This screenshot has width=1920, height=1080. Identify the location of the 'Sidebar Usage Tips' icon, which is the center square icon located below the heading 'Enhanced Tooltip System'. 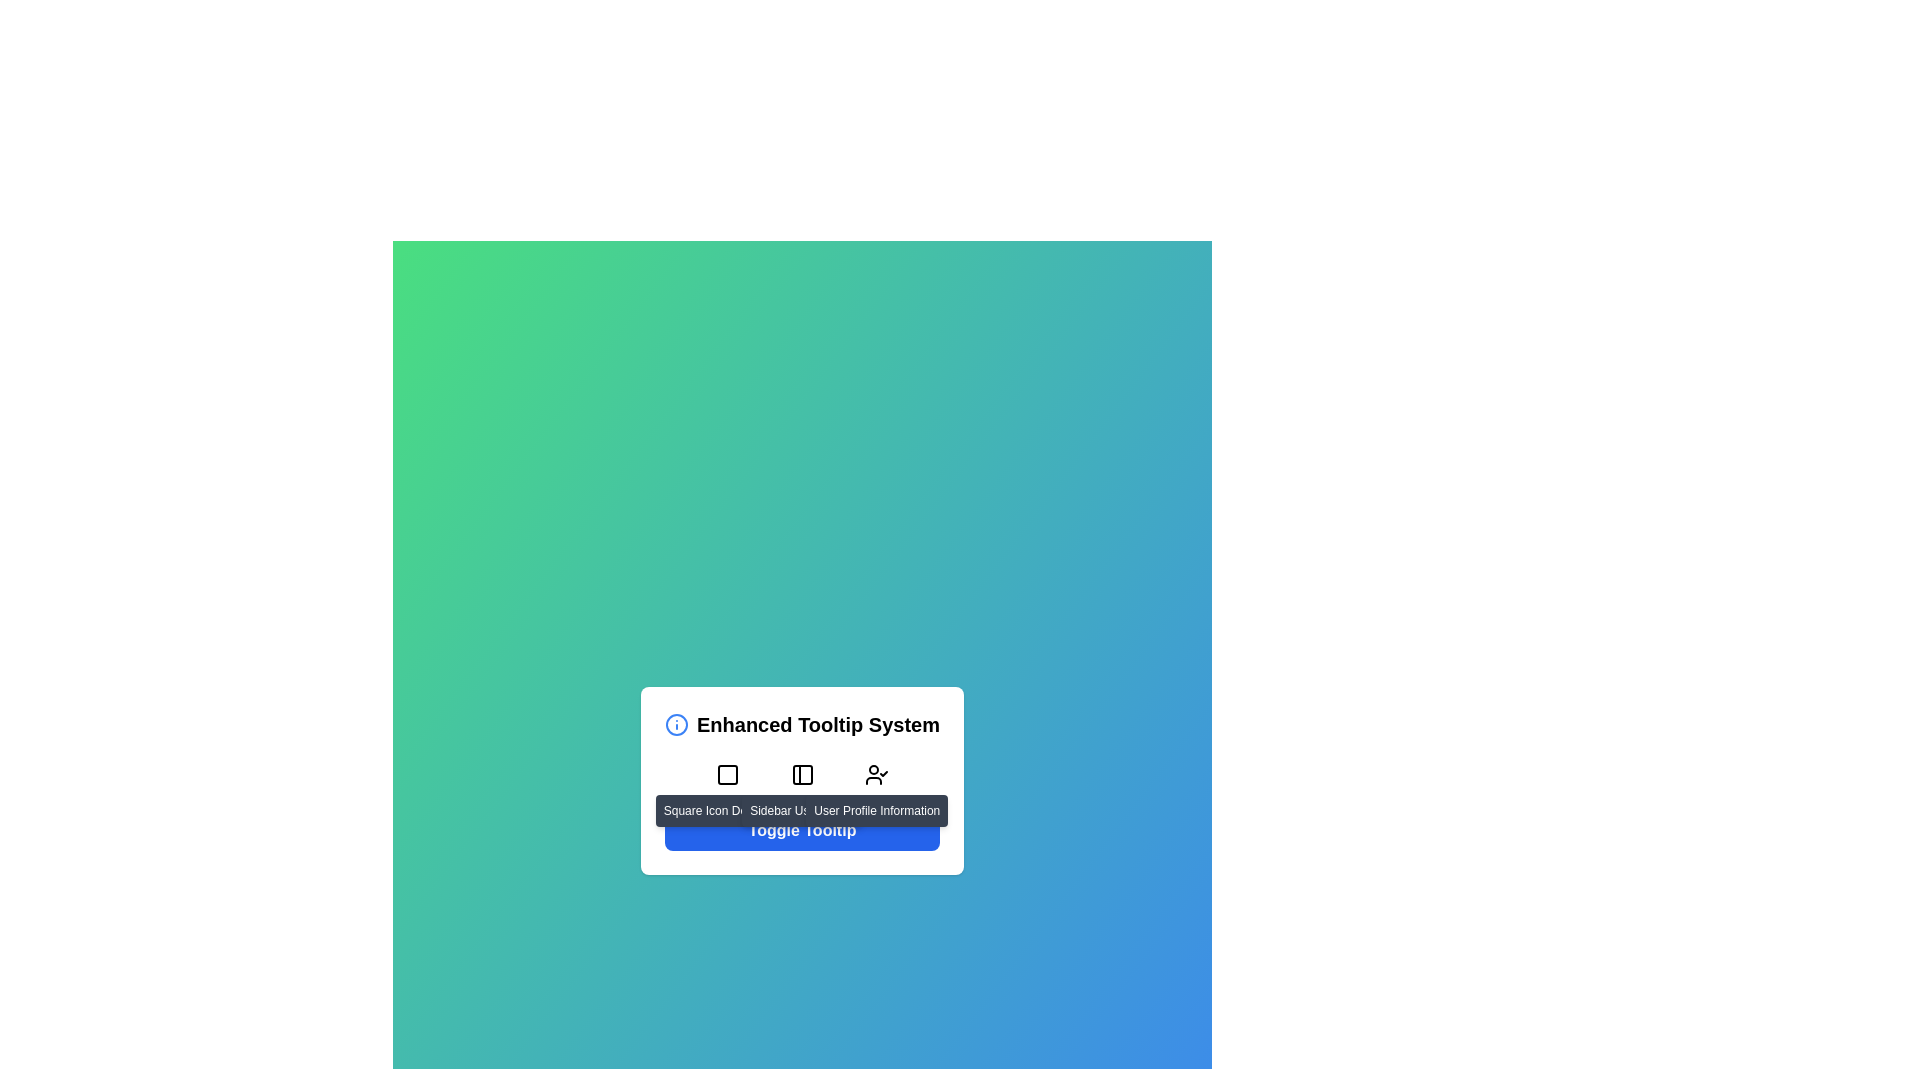
(802, 779).